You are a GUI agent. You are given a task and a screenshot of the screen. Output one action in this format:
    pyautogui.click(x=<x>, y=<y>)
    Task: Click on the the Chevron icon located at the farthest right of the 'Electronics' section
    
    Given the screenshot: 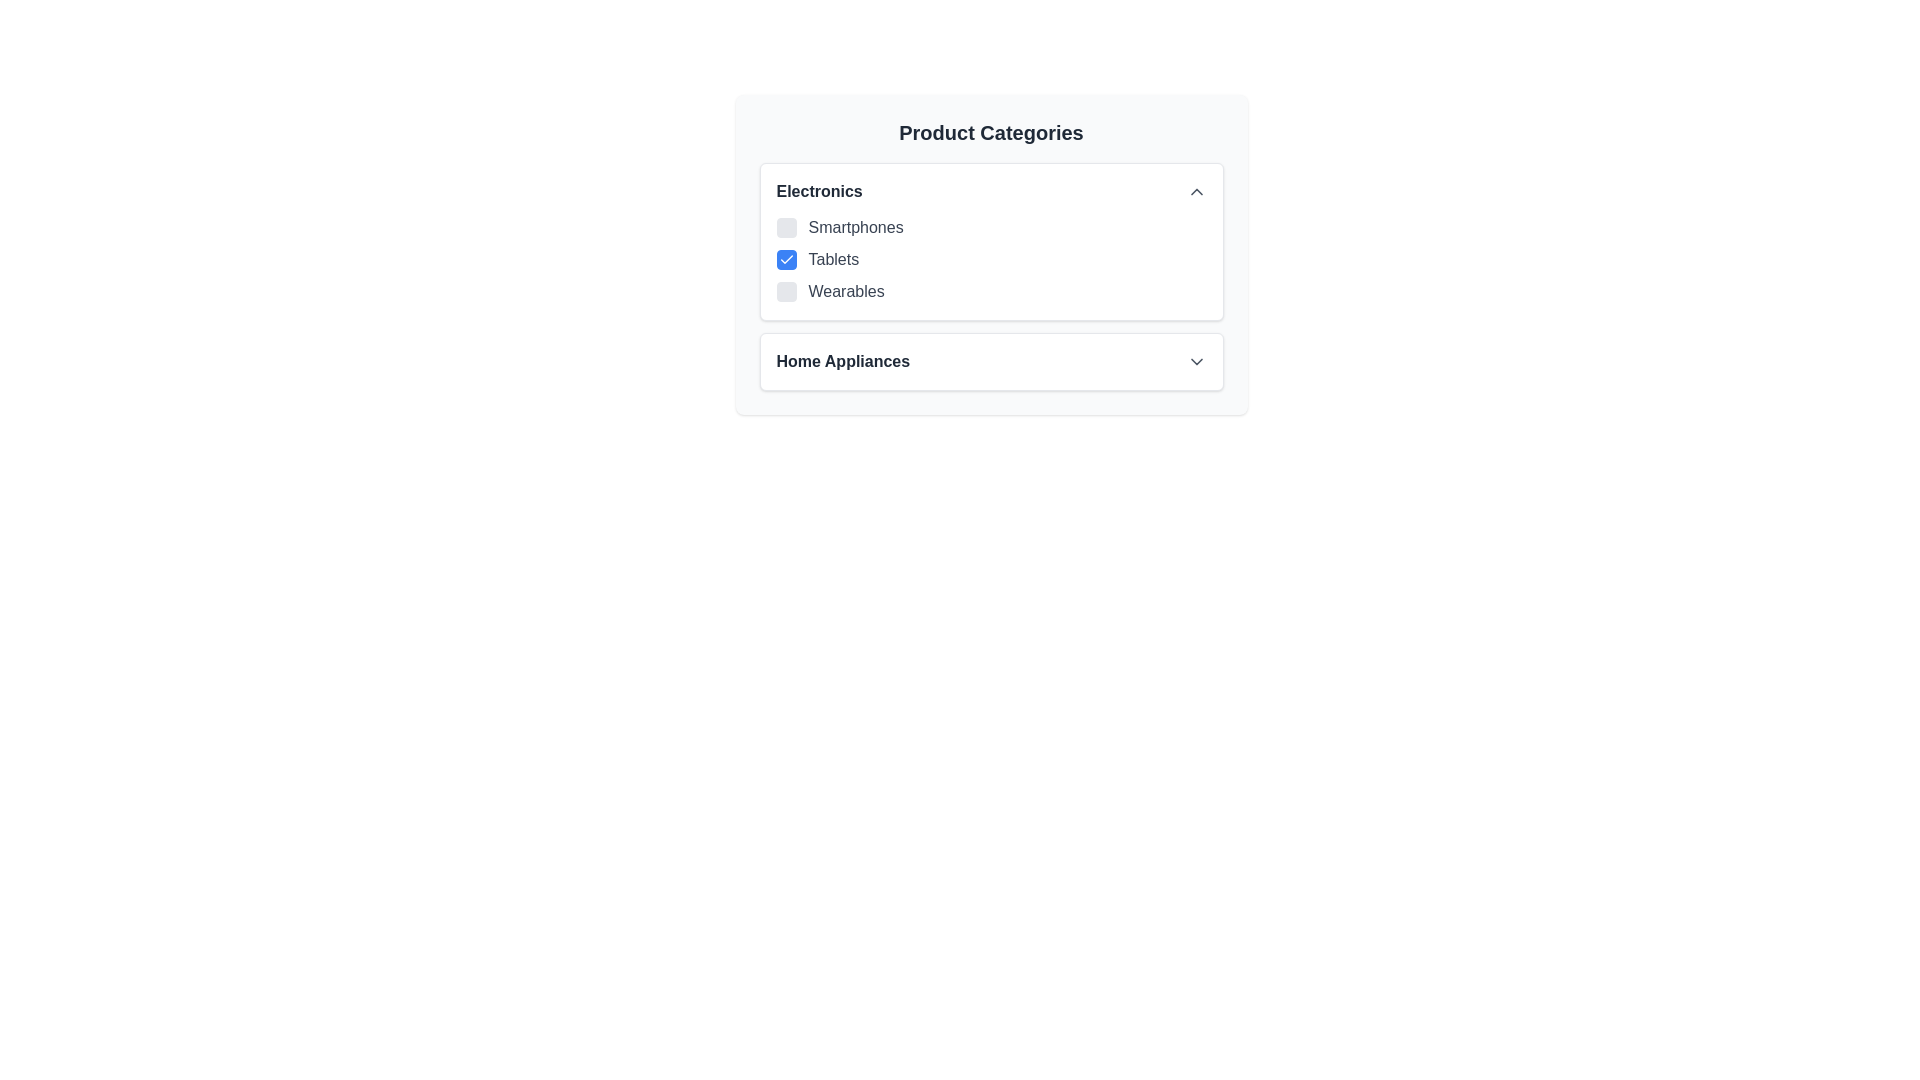 What is the action you would take?
    pyautogui.click(x=1196, y=192)
    